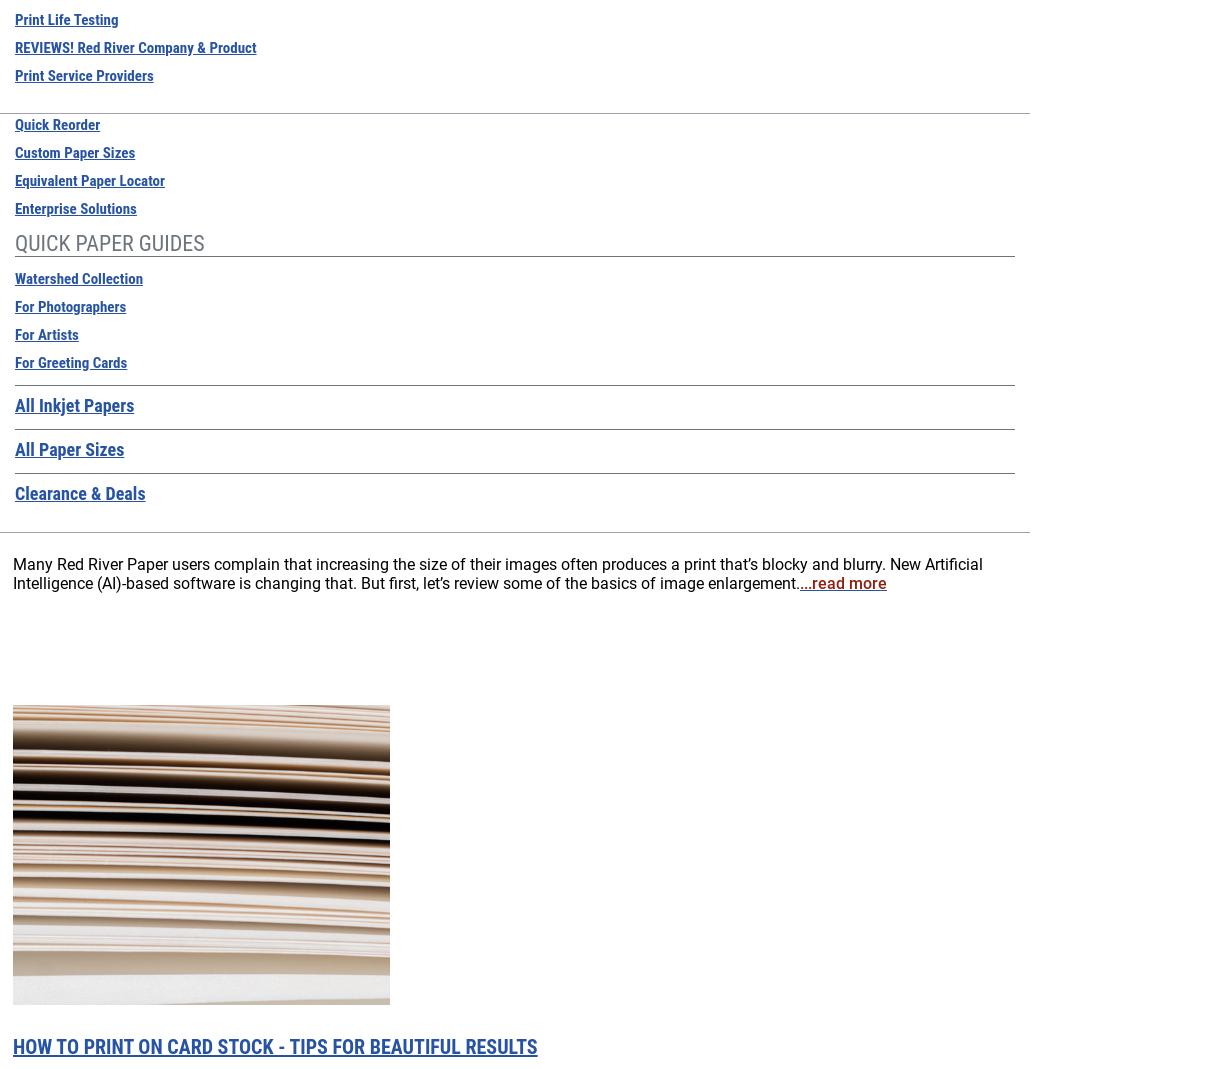 Image resolution: width=1208 pixels, height=1069 pixels. I want to click on 'Equivalent Paper Locator', so click(88, 180).